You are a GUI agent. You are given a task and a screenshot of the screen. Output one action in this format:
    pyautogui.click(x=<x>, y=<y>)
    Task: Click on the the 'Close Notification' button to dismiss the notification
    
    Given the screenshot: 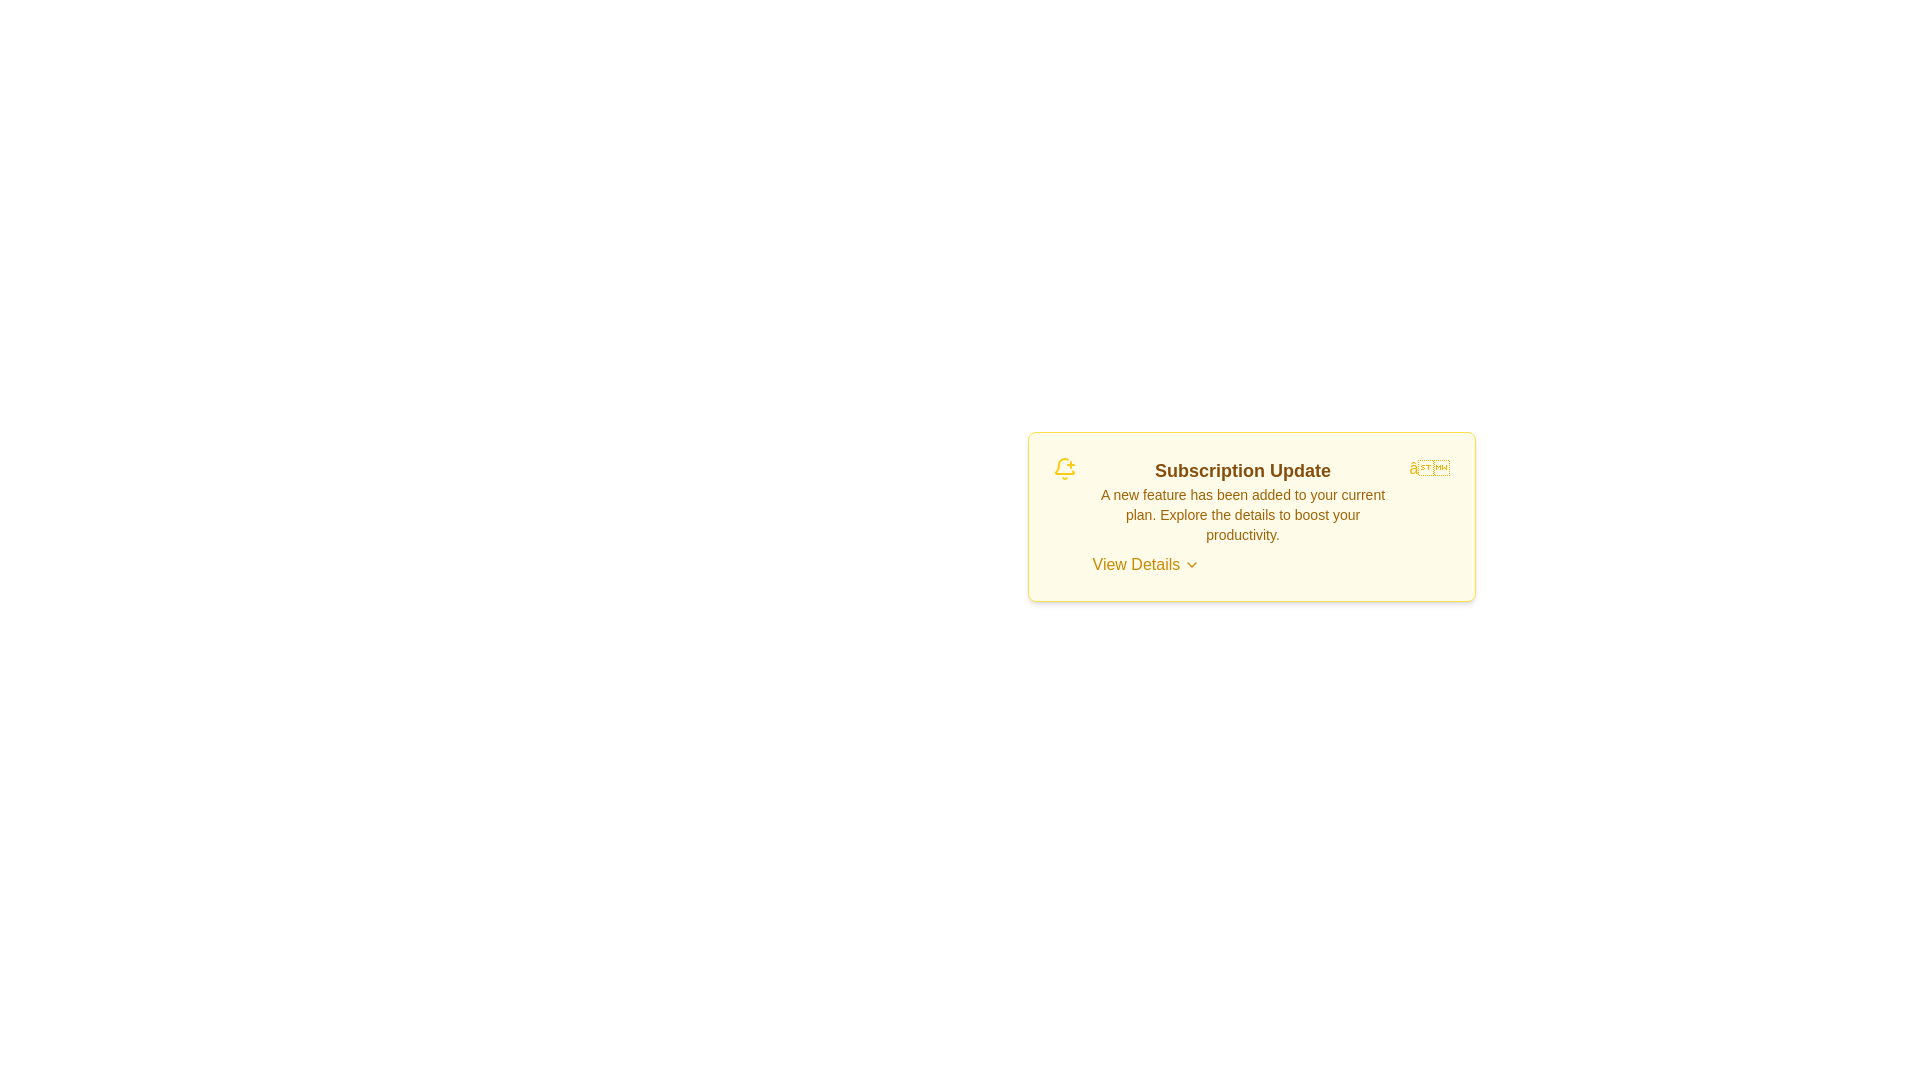 What is the action you would take?
    pyautogui.click(x=1429, y=469)
    